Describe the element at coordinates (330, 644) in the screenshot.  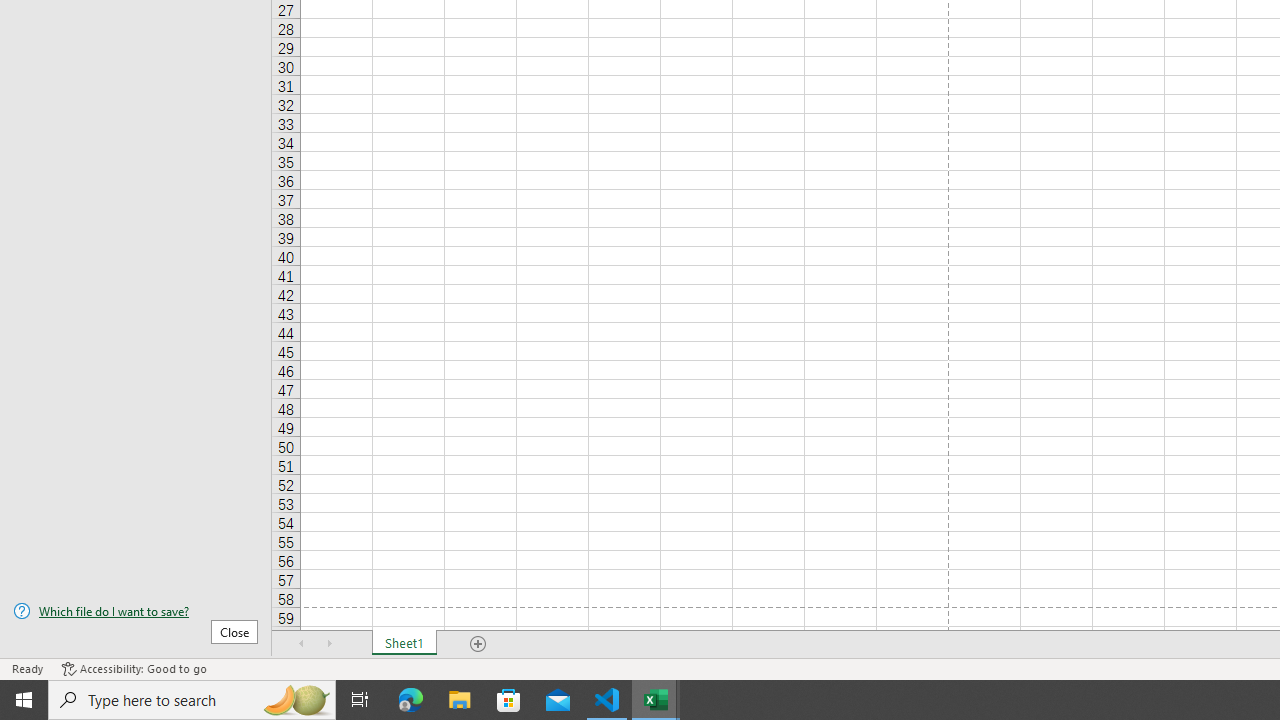
I see `'Scroll Right'` at that location.